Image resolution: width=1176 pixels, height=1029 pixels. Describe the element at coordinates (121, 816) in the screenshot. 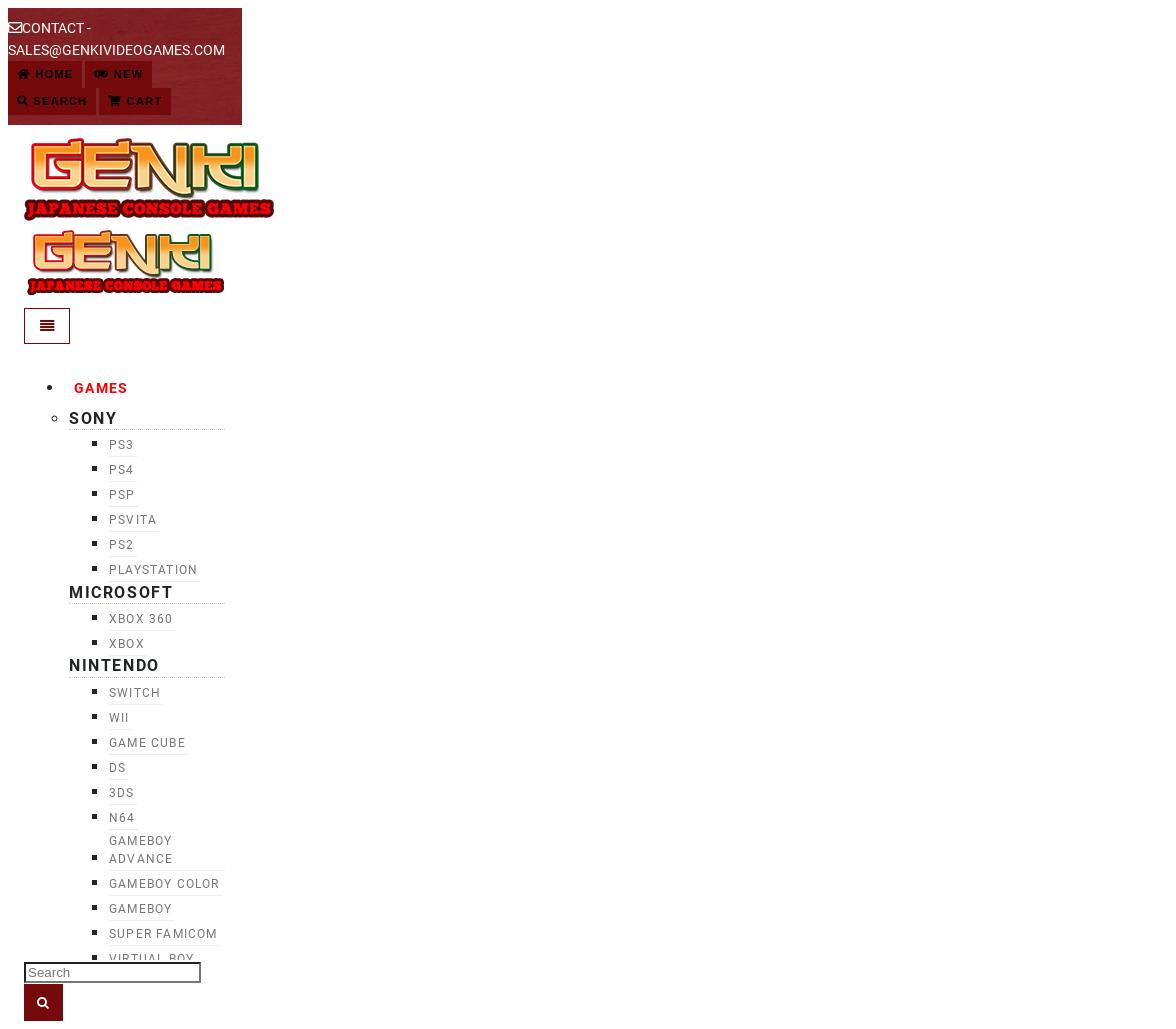

I see `'N64'` at that location.